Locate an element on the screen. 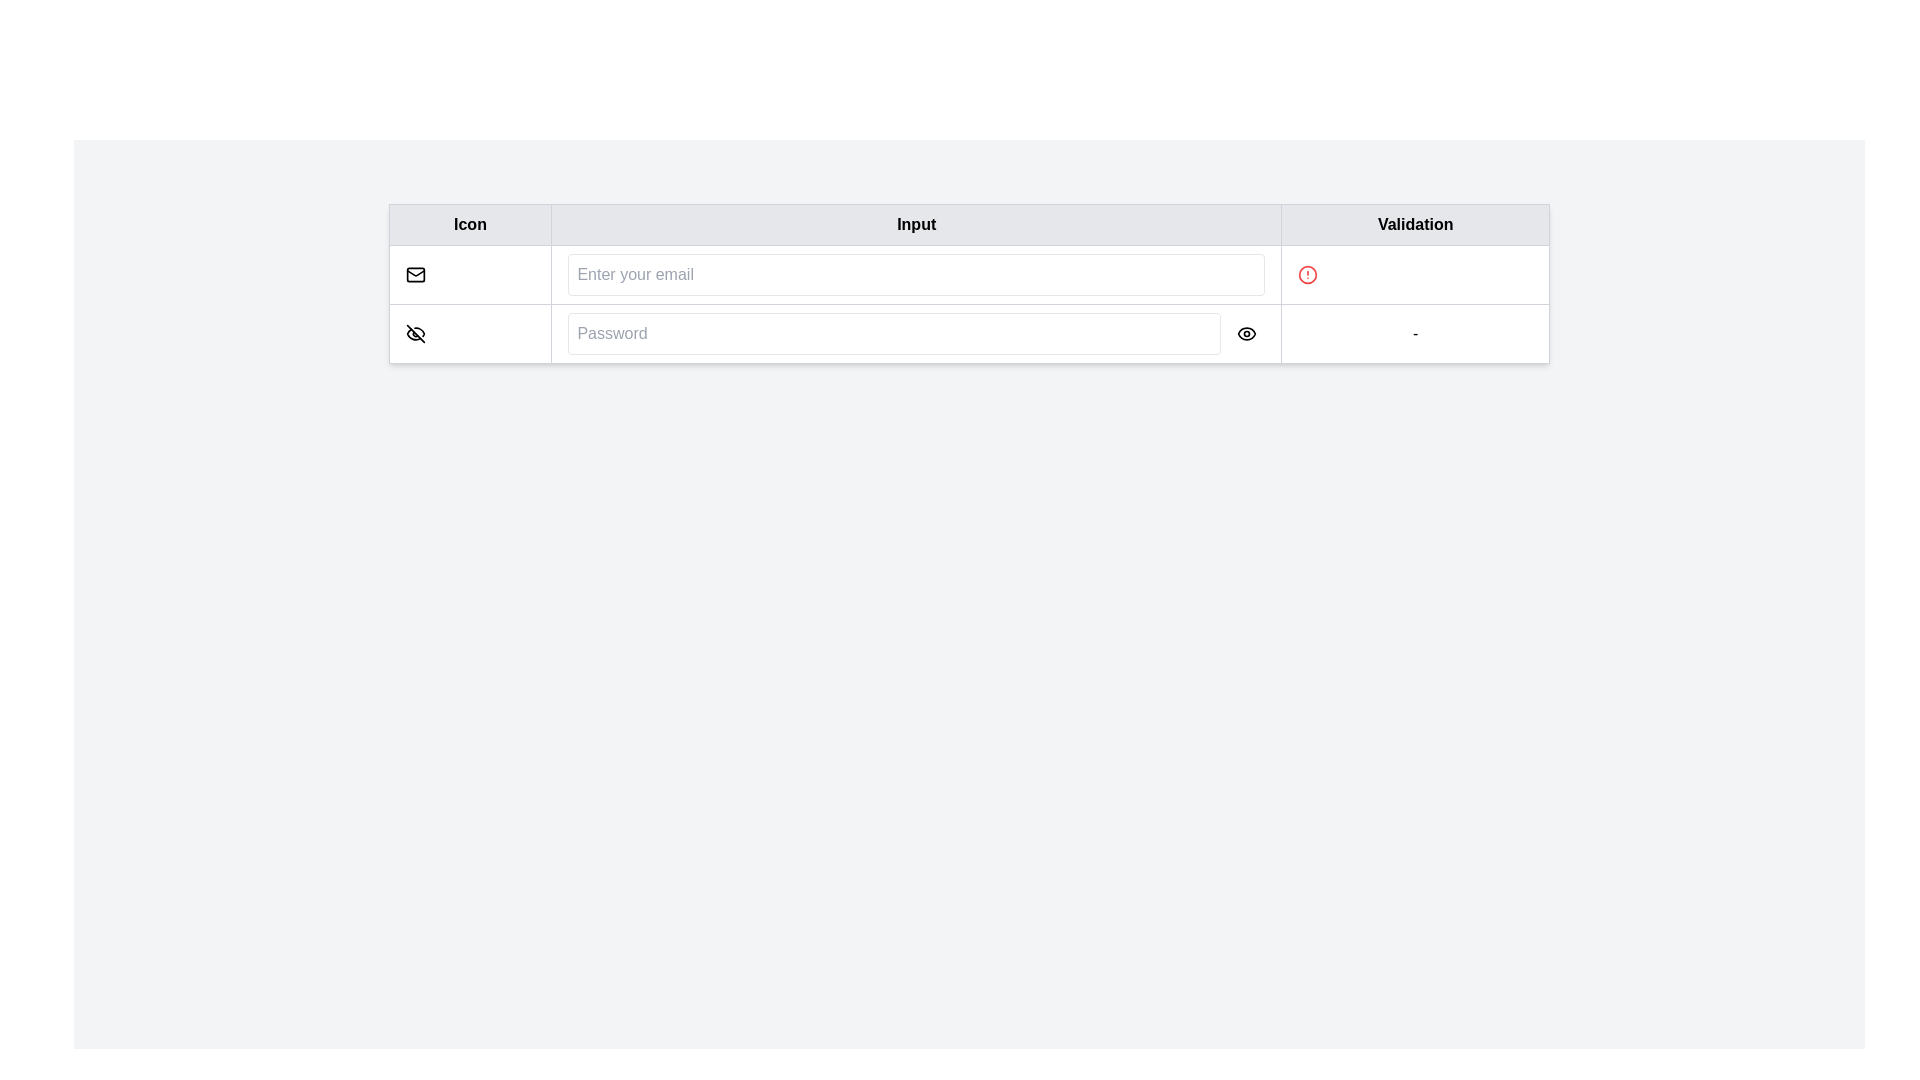  the visibility toggle icon located in the second row under the 'Icon' column of the table layout is located at coordinates (414, 333).